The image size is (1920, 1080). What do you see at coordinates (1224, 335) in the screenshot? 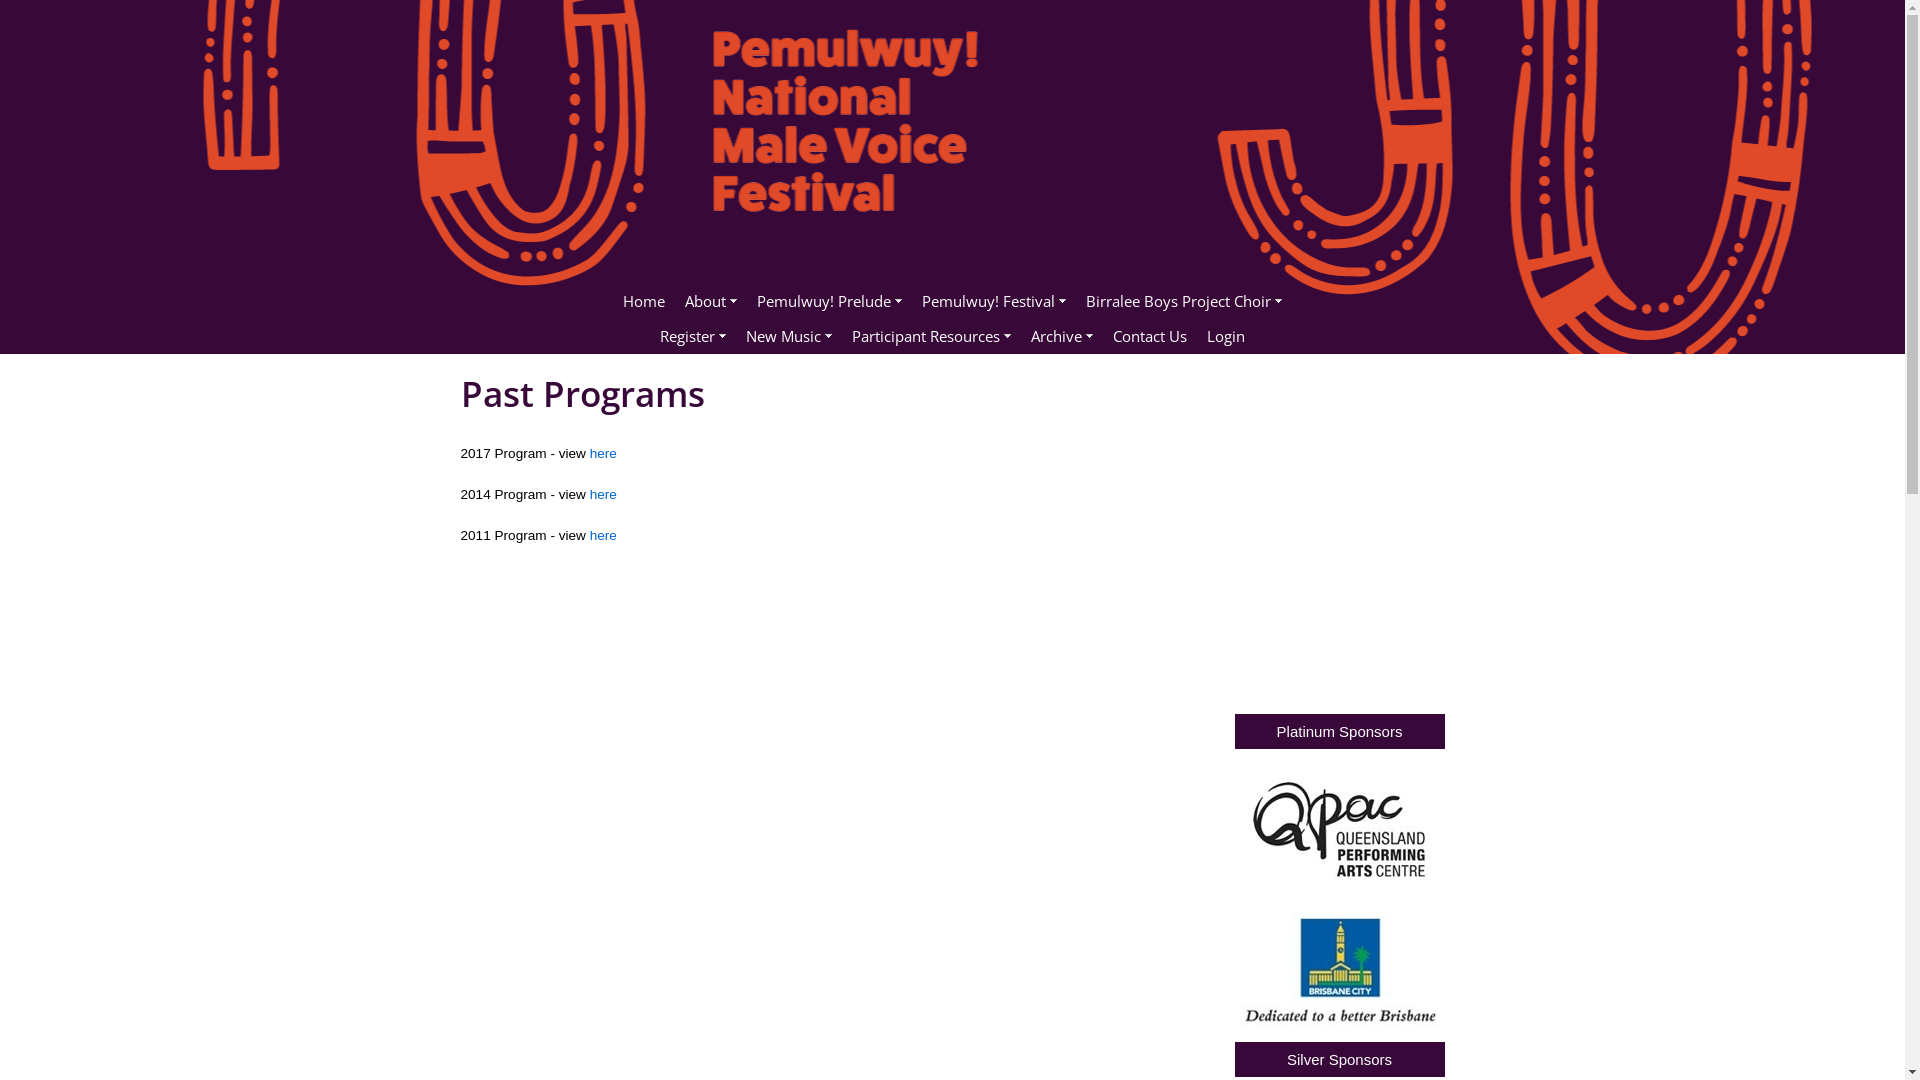
I see `'Login'` at bounding box center [1224, 335].